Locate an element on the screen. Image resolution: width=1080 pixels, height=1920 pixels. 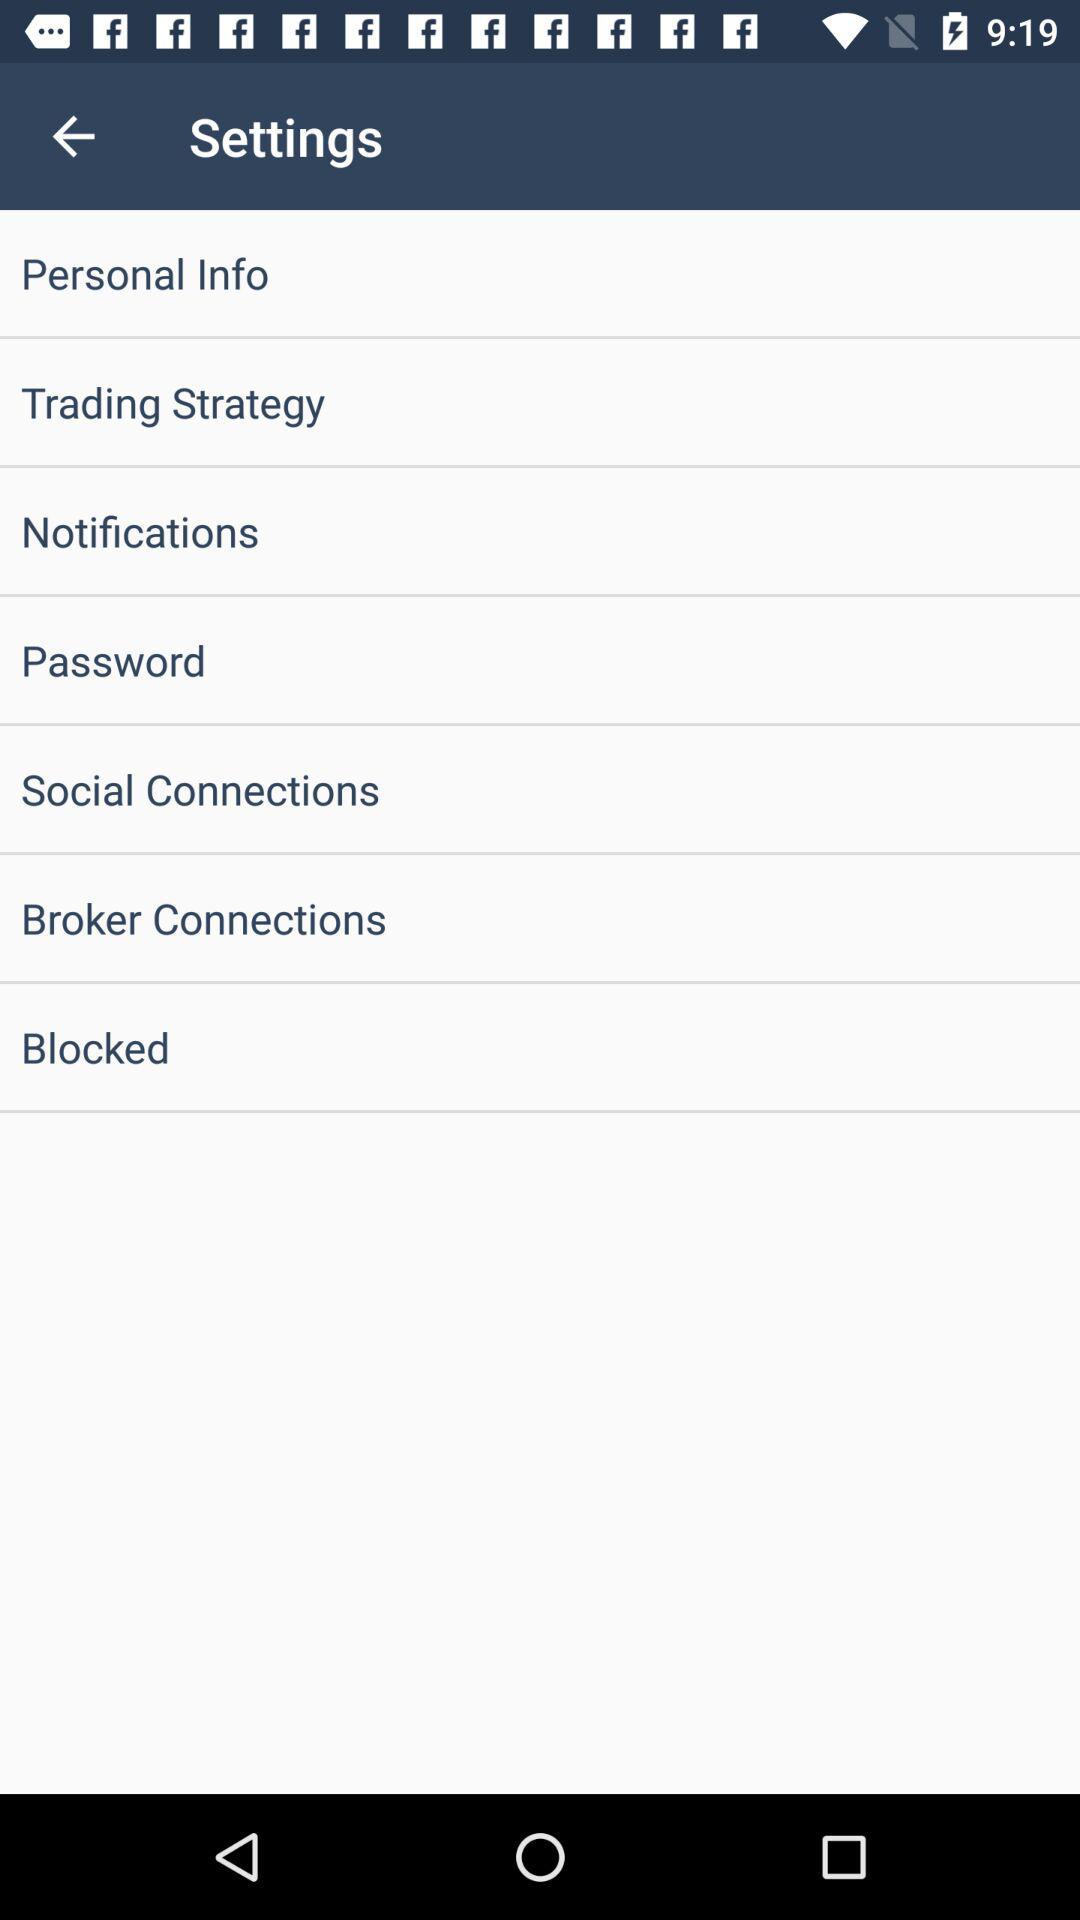
icon above the broker connections icon is located at coordinates (540, 787).